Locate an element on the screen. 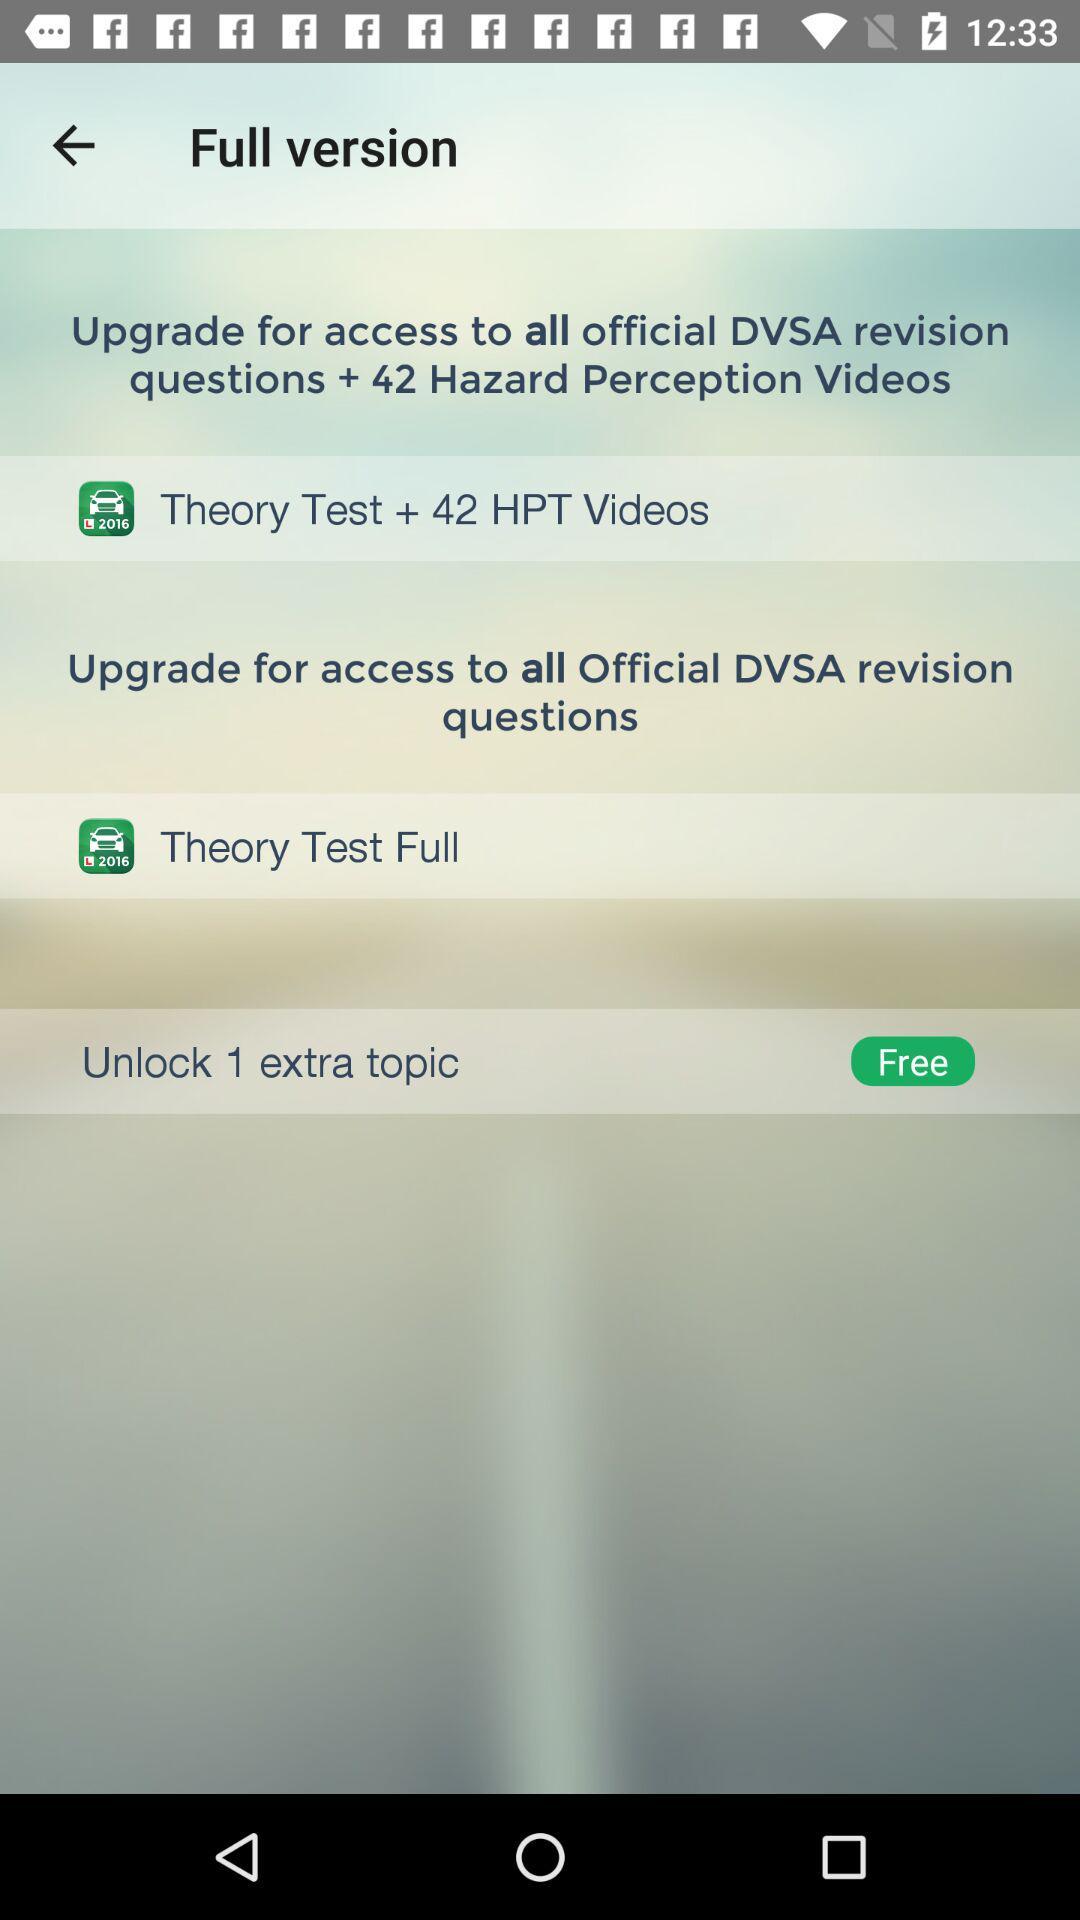 This screenshot has height=1920, width=1080. item next to full version item is located at coordinates (72, 144).